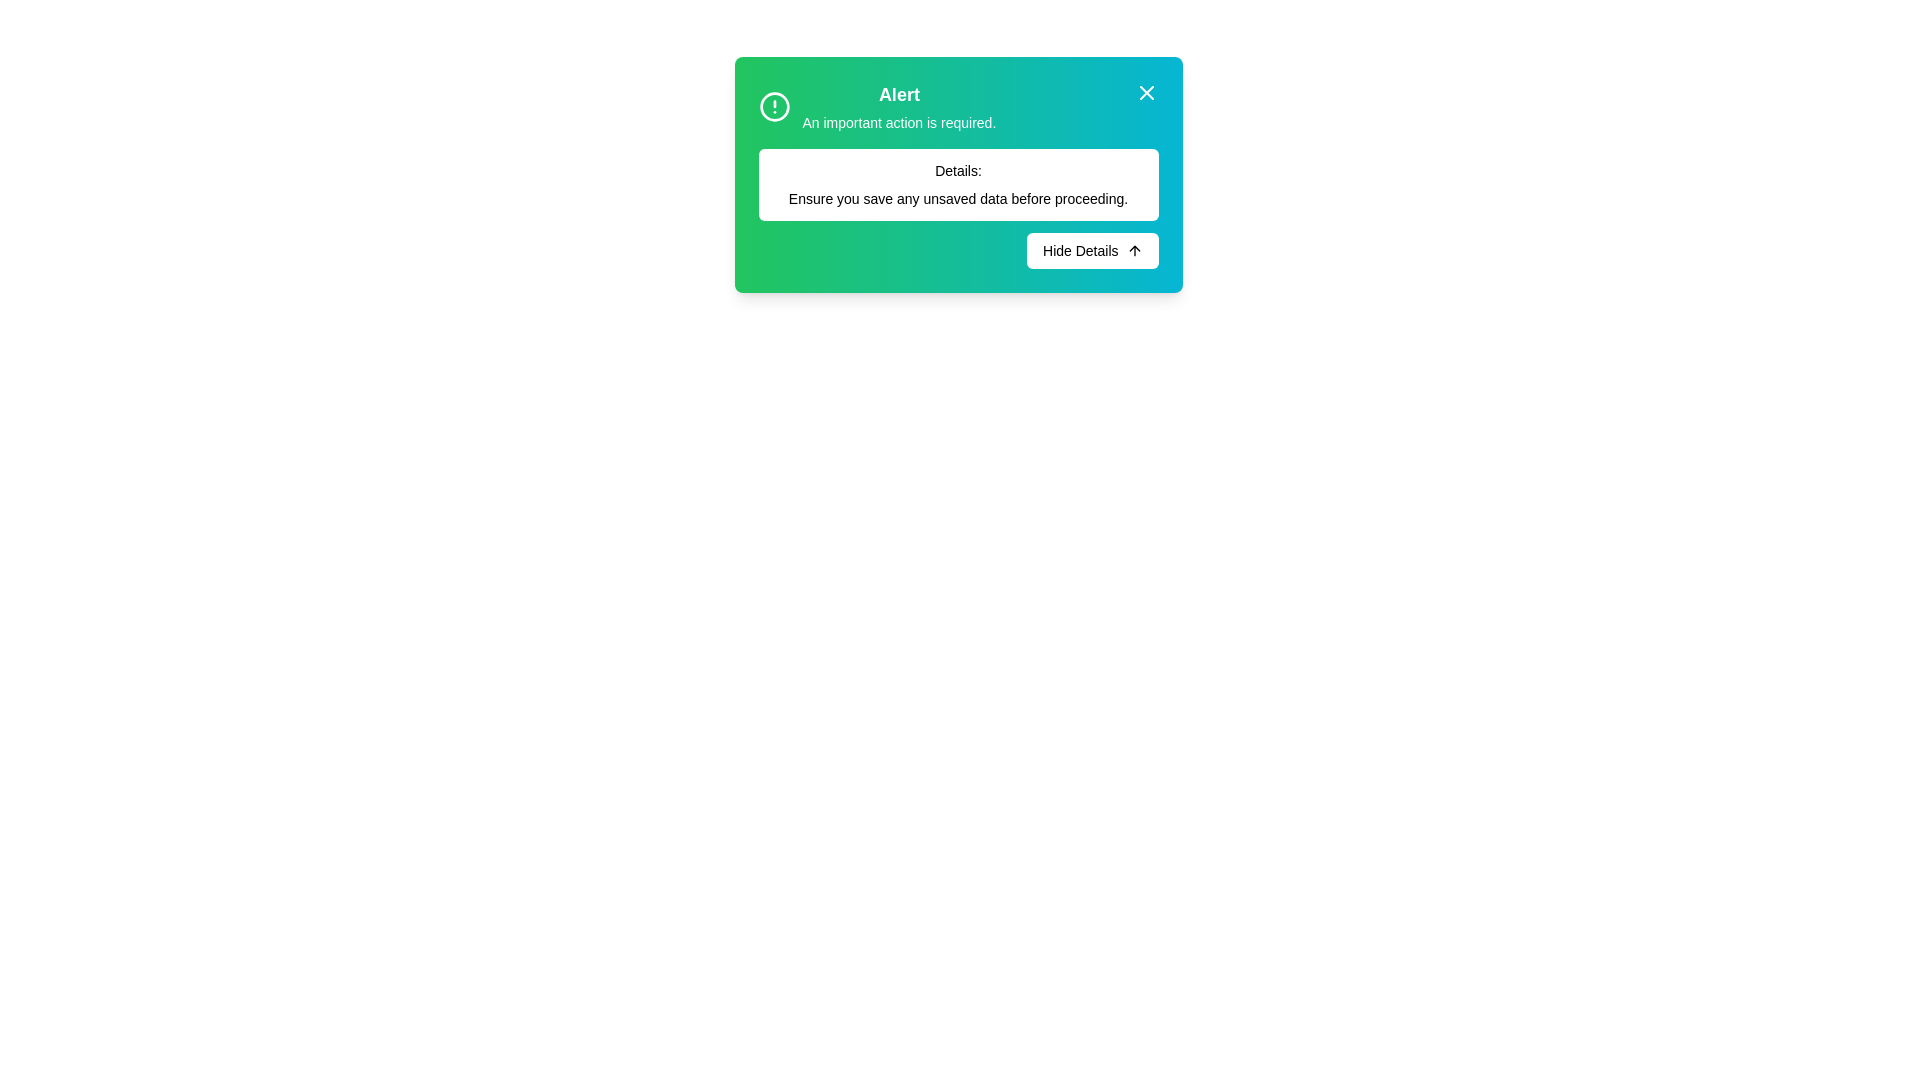  Describe the element at coordinates (898, 95) in the screenshot. I see `the Text label that serves as a title or heading for the dialog box, displaying the message 'An important action is required.'` at that location.